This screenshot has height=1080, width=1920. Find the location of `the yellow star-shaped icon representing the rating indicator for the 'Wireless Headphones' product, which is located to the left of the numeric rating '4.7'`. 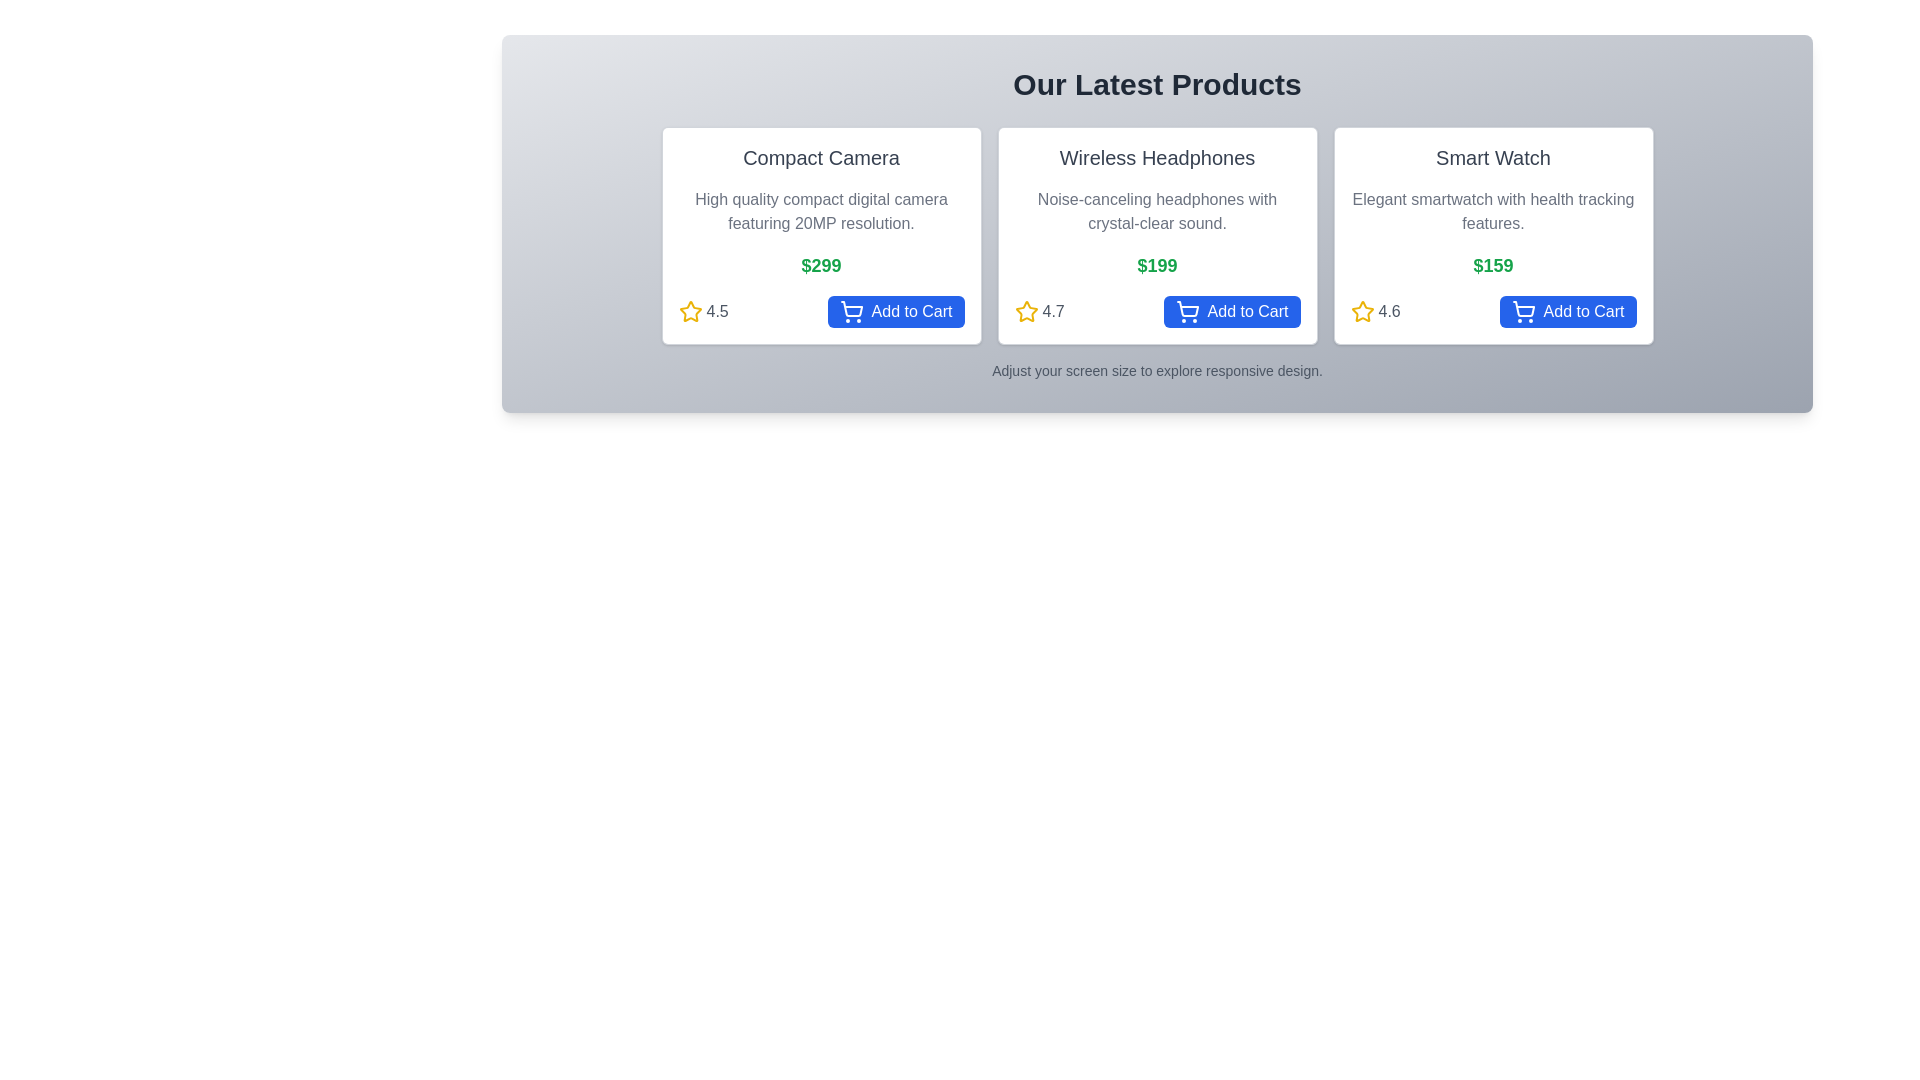

the yellow star-shaped icon representing the rating indicator for the 'Wireless Headphones' product, which is located to the left of the numeric rating '4.7' is located at coordinates (1026, 312).